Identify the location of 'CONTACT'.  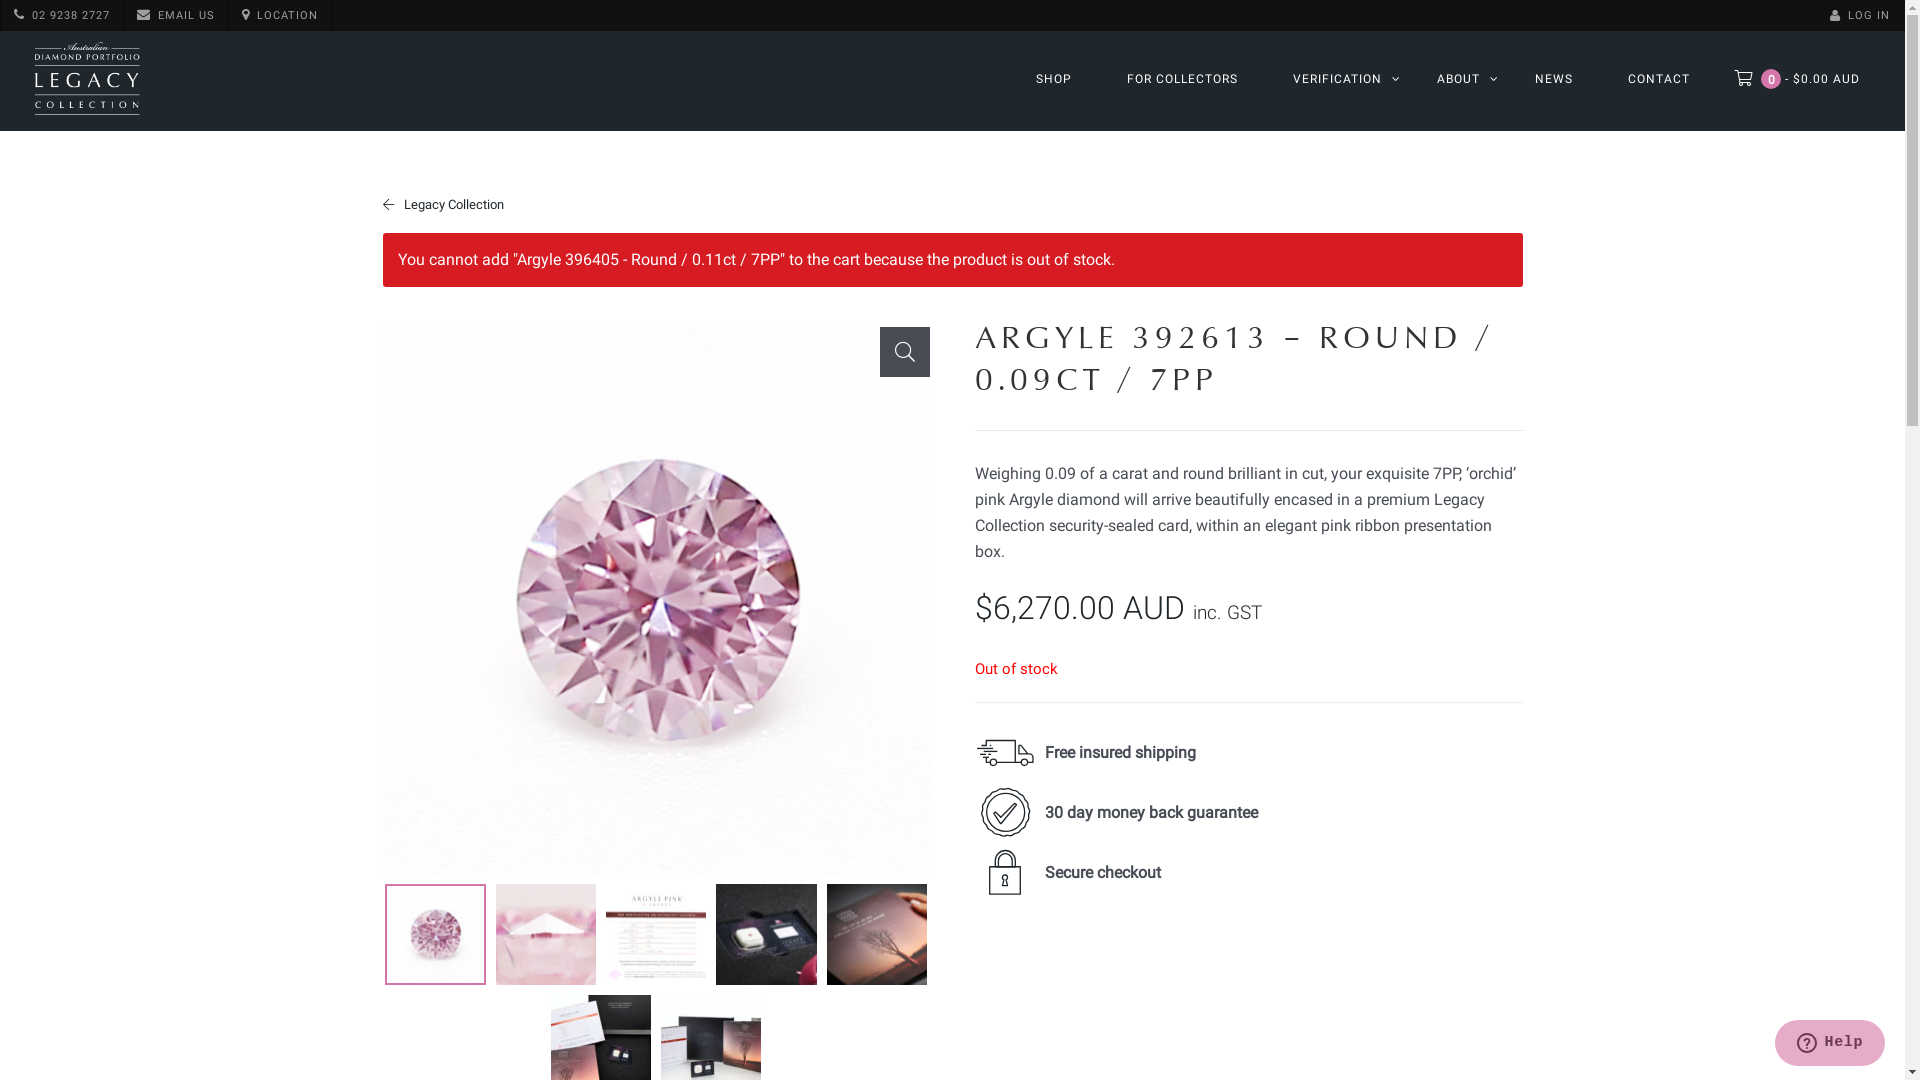
(1659, 77).